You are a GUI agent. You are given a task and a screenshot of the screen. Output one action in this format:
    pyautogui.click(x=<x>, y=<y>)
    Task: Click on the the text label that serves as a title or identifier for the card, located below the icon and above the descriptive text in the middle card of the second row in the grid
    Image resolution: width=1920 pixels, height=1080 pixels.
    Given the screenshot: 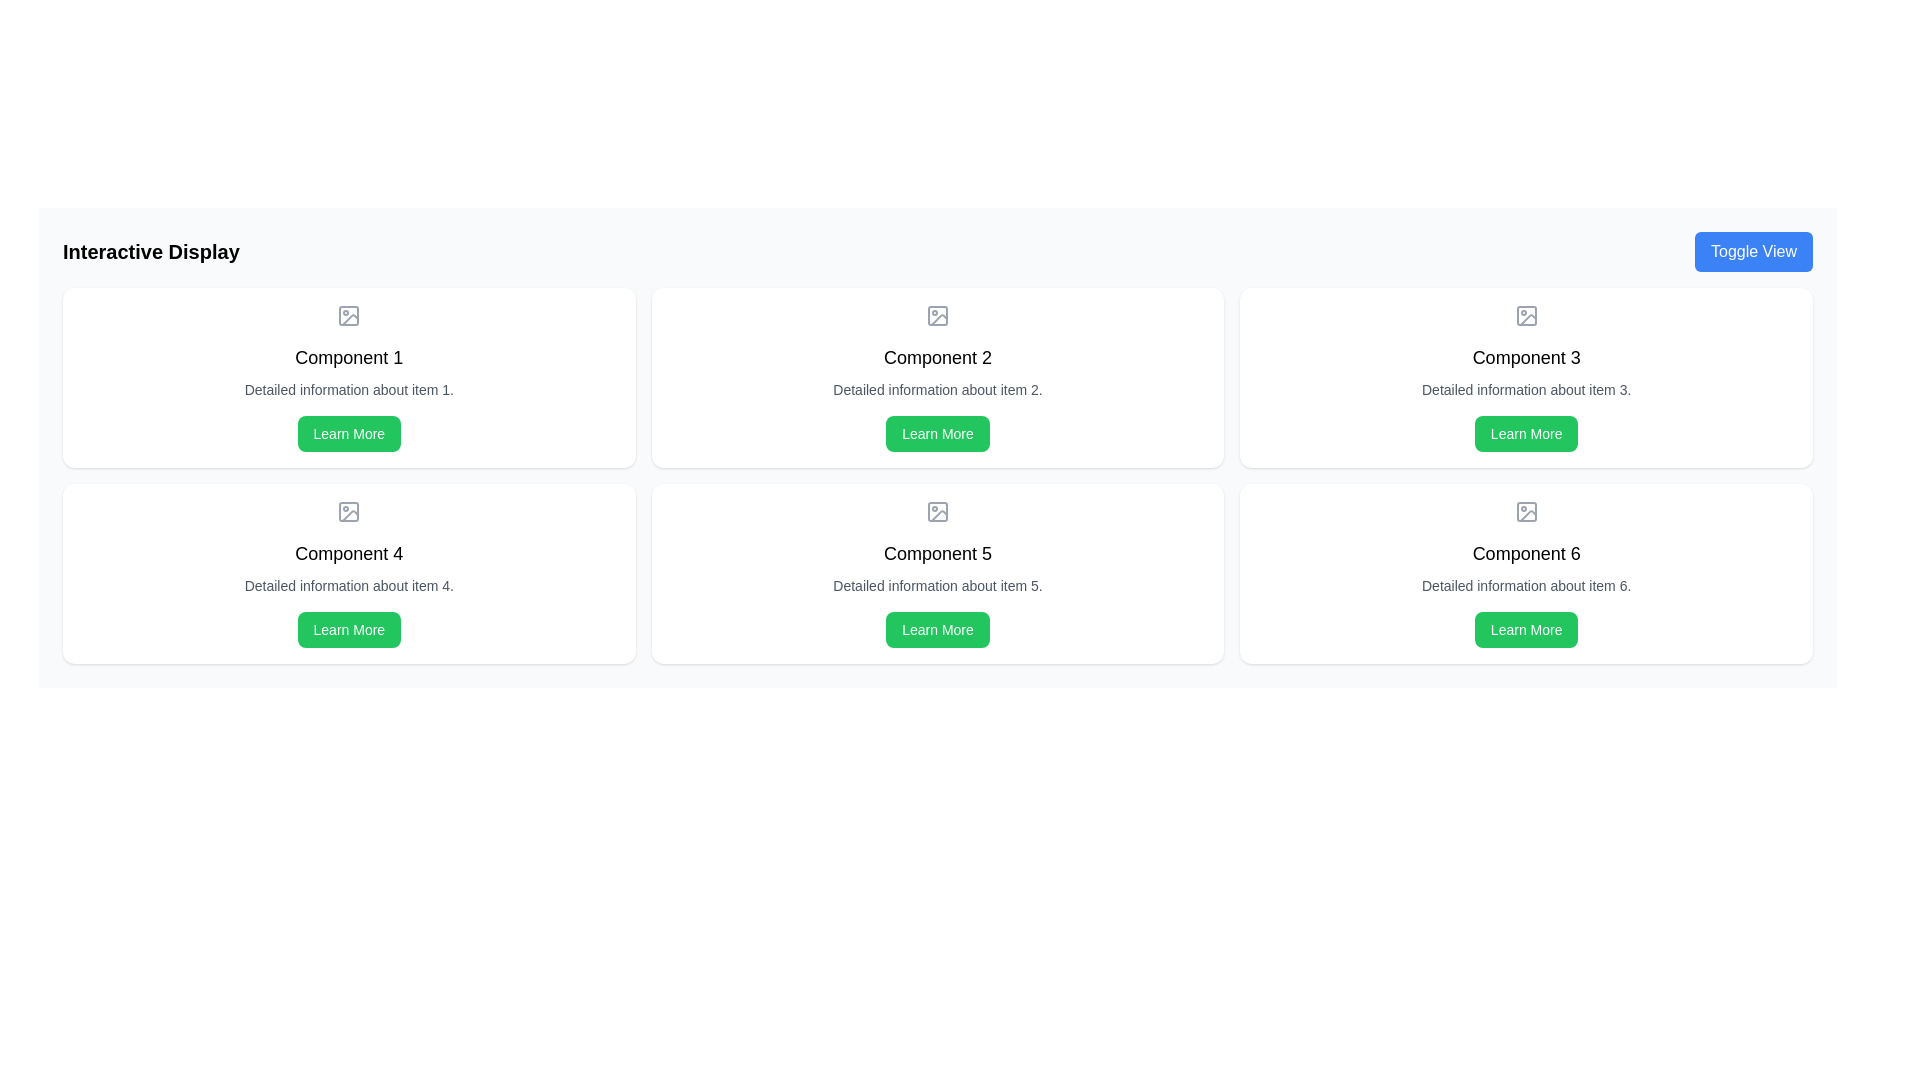 What is the action you would take?
    pyautogui.click(x=936, y=554)
    